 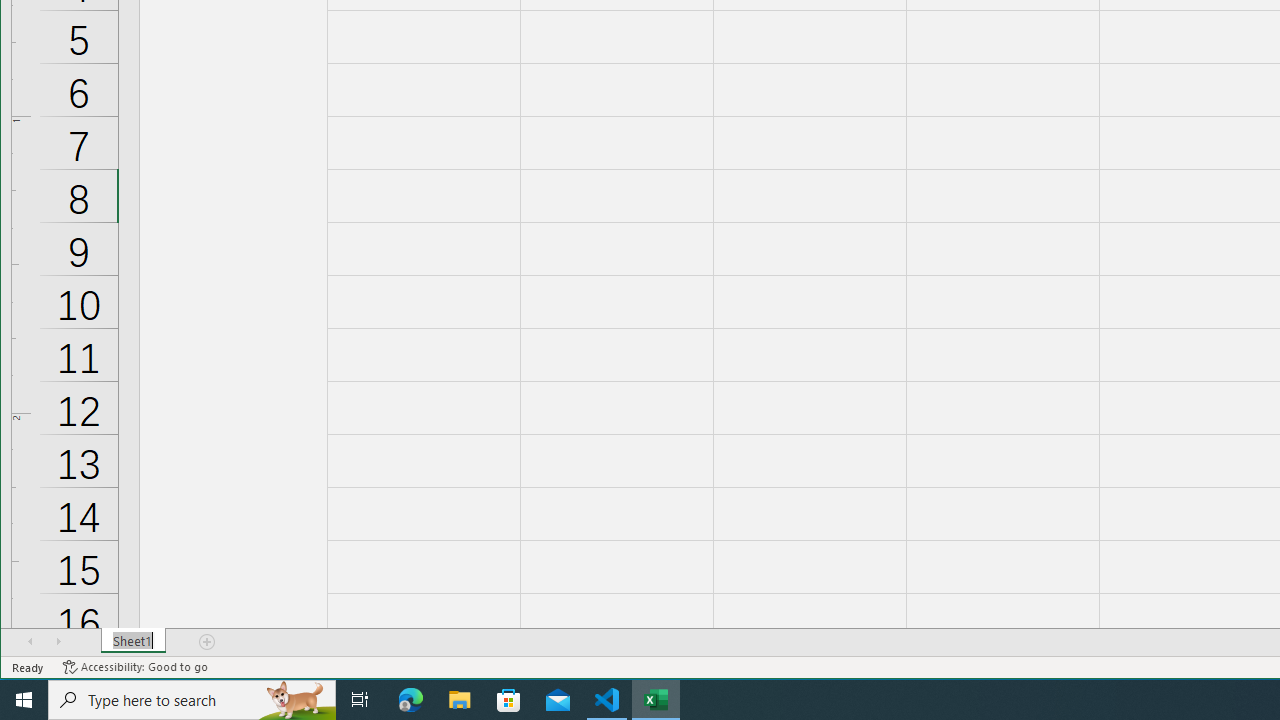 What do you see at coordinates (132, 641) in the screenshot?
I see `'Sheet Tab'` at bounding box center [132, 641].